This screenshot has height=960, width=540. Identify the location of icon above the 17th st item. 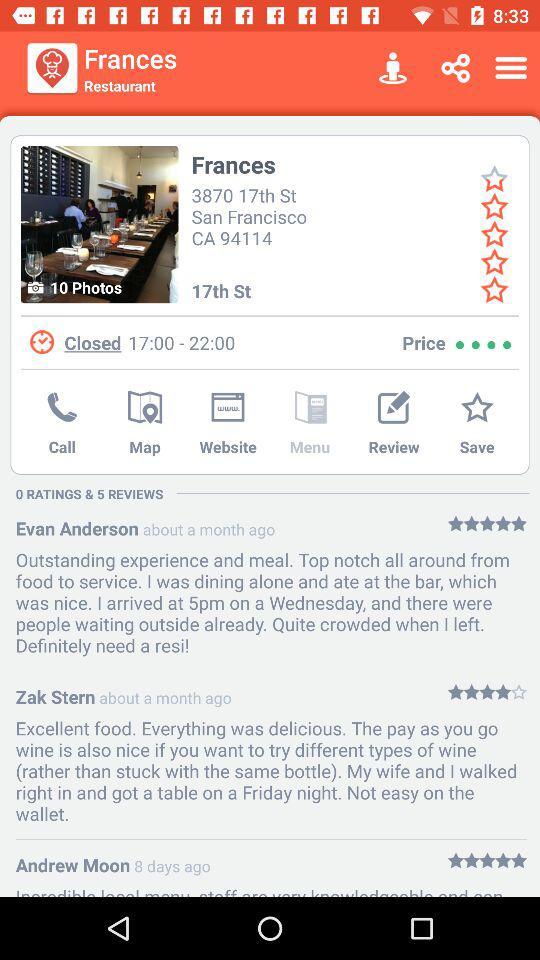
(252, 215).